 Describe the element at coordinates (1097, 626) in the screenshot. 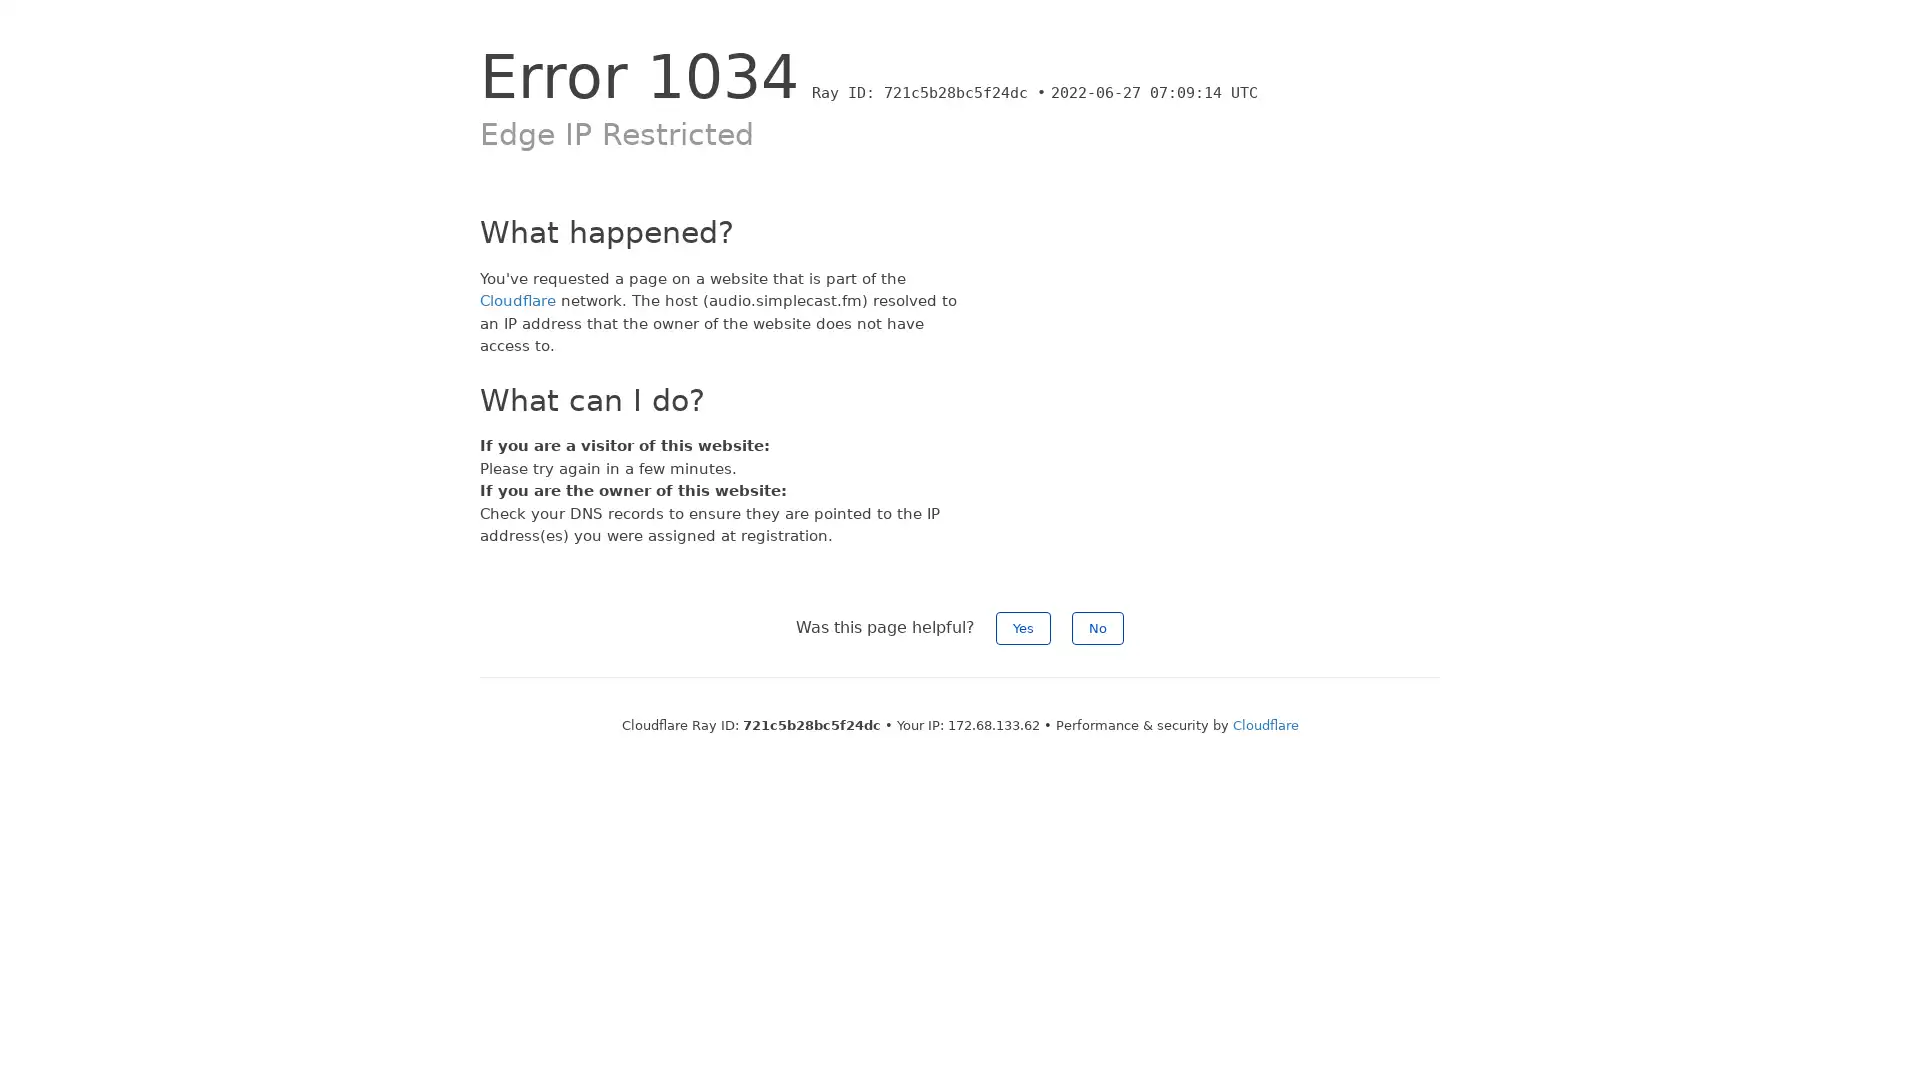

I see `No` at that location.